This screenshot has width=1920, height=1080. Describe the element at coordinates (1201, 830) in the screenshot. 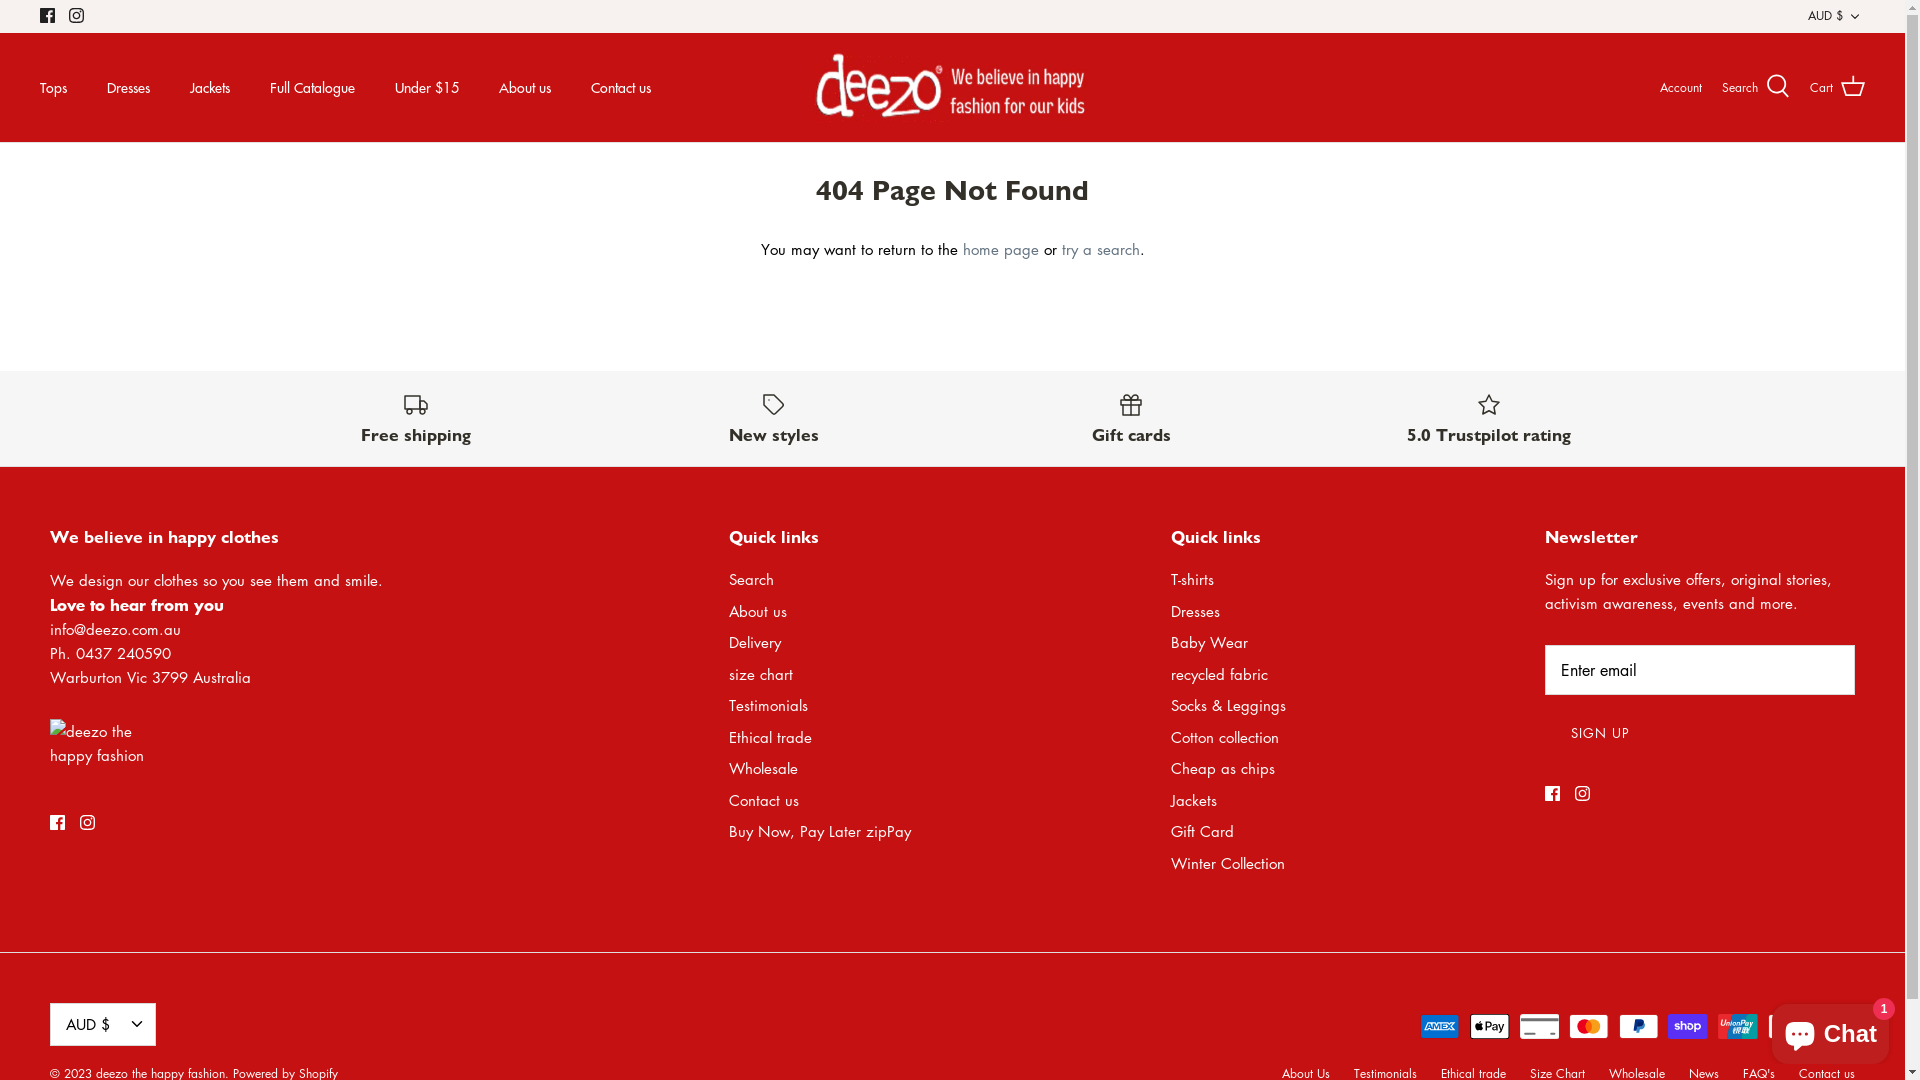

I see `'Gift Card'` at that location.